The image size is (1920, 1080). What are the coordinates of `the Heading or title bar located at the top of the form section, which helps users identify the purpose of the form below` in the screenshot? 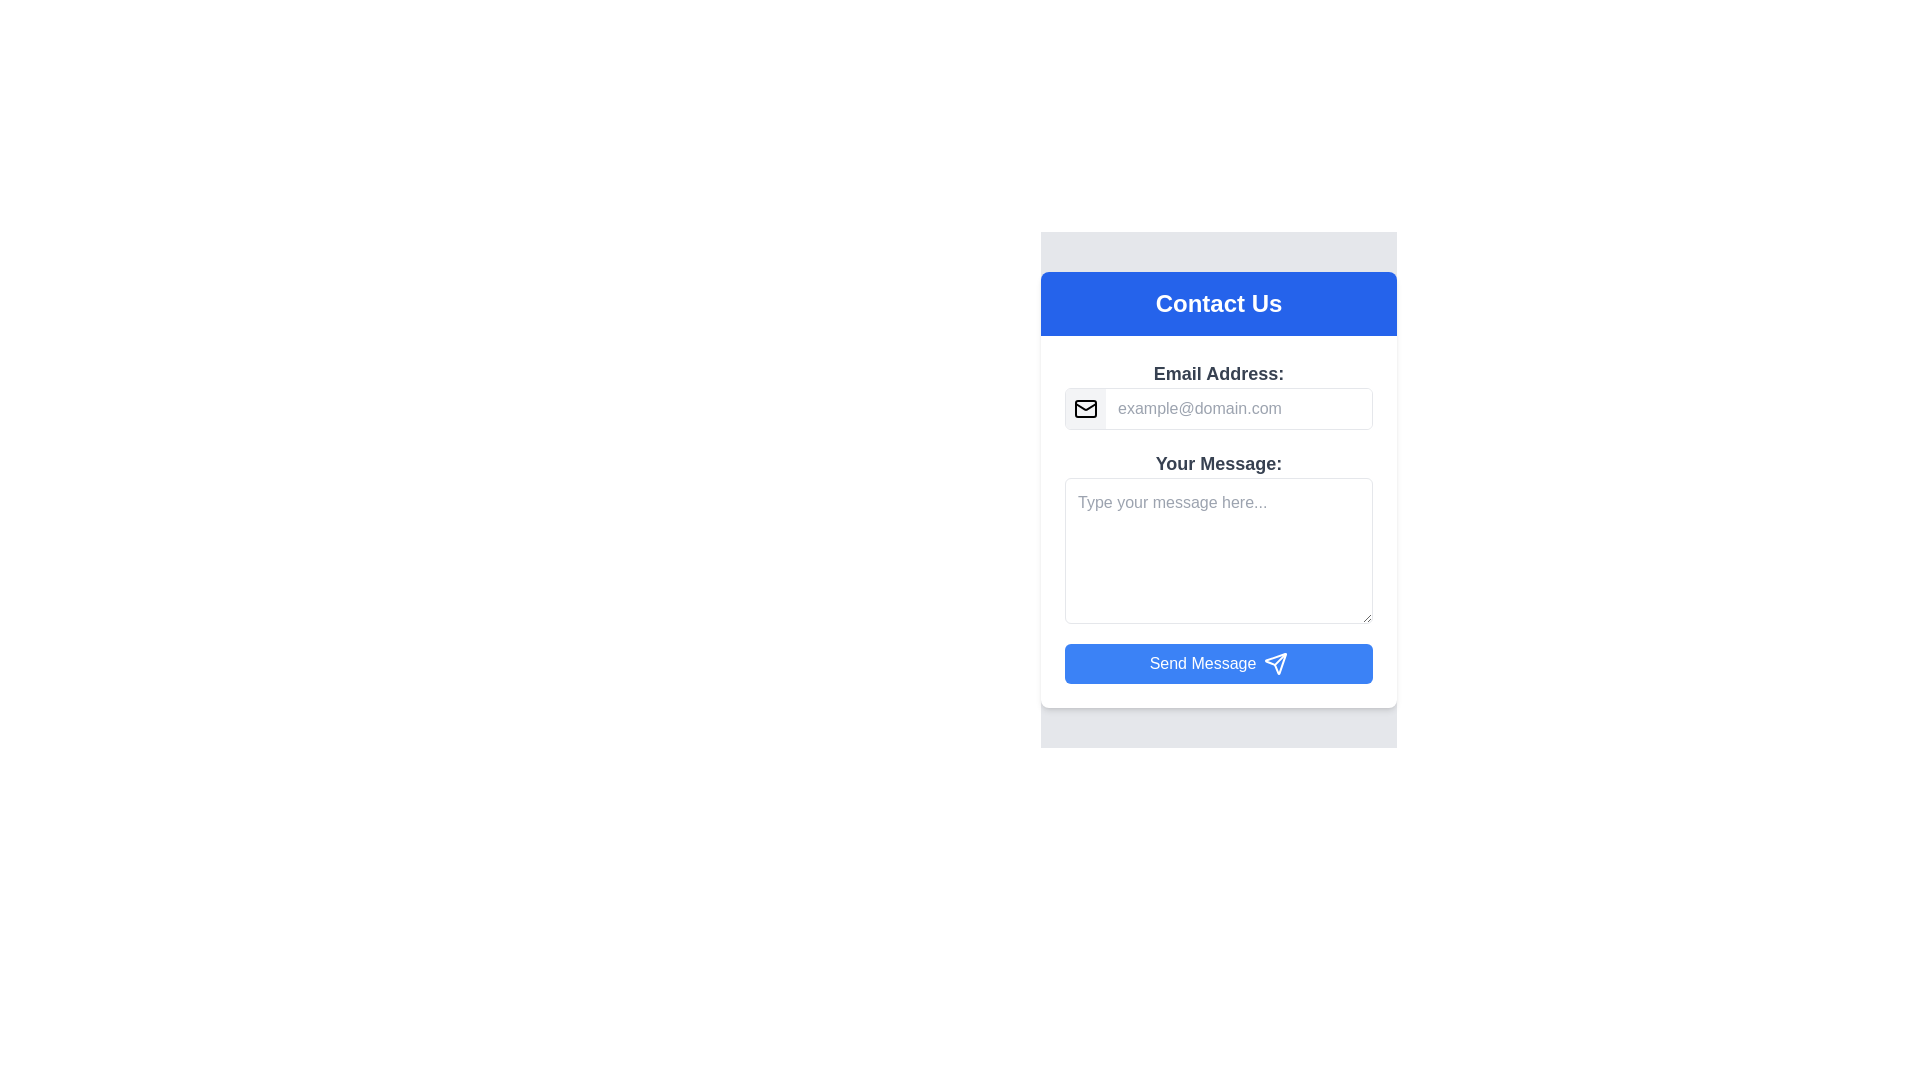 It's located at (1218, 304).